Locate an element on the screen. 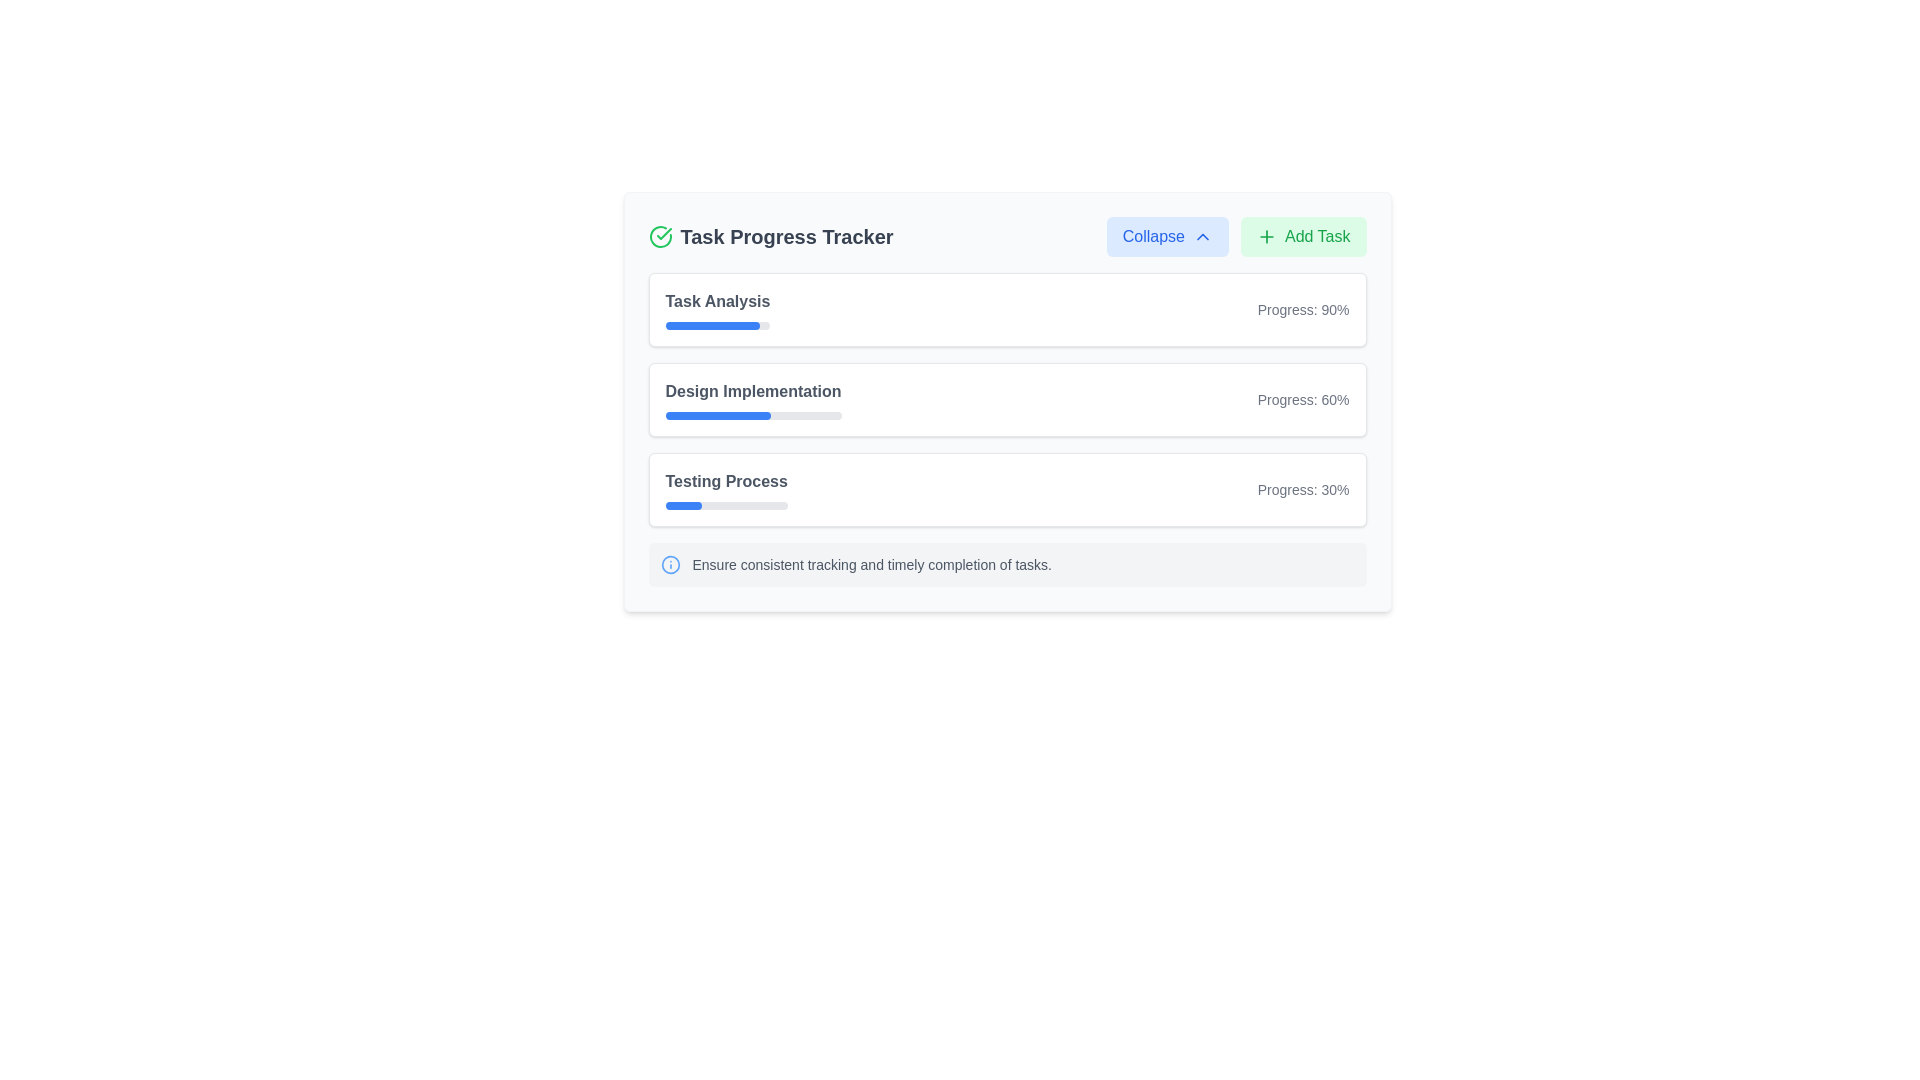 The height and width of the screenshot is (1080, 1920). the chevron-up icon located to the immediate right of the 'Collapse' button text is located at coordinates (1201, 235).